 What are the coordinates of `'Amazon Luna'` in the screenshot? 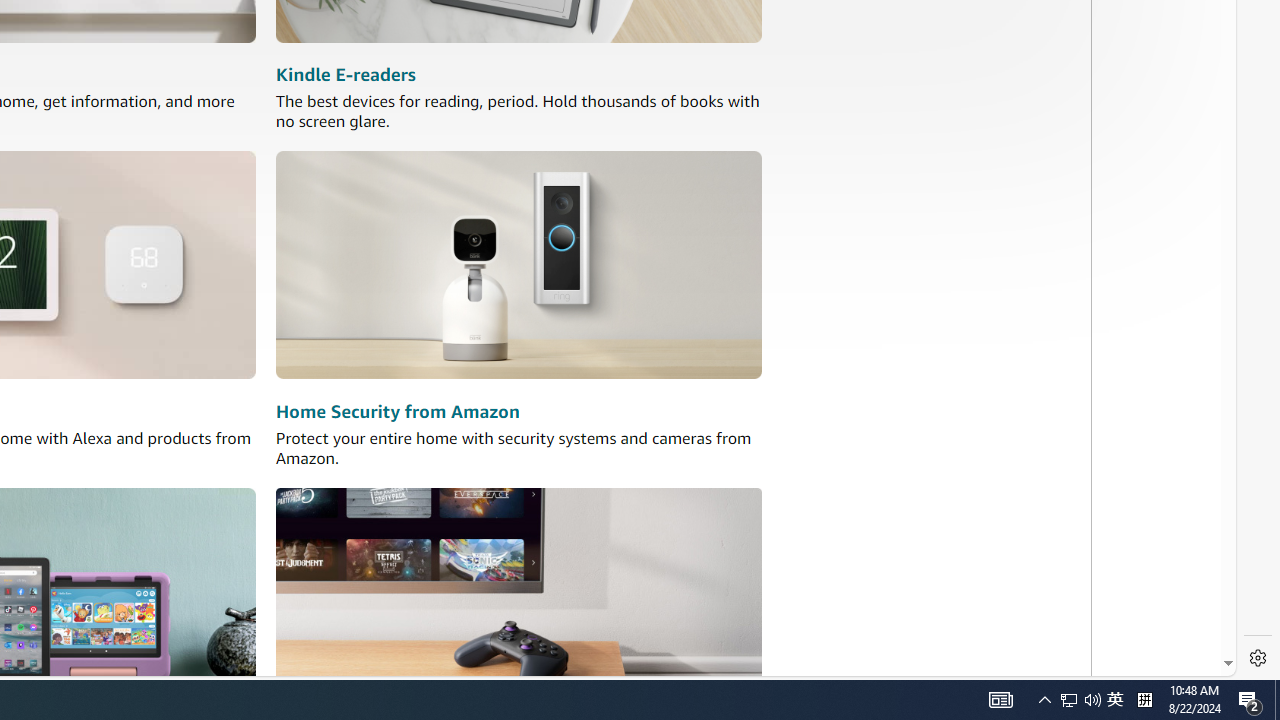 It's located at (519, 600).